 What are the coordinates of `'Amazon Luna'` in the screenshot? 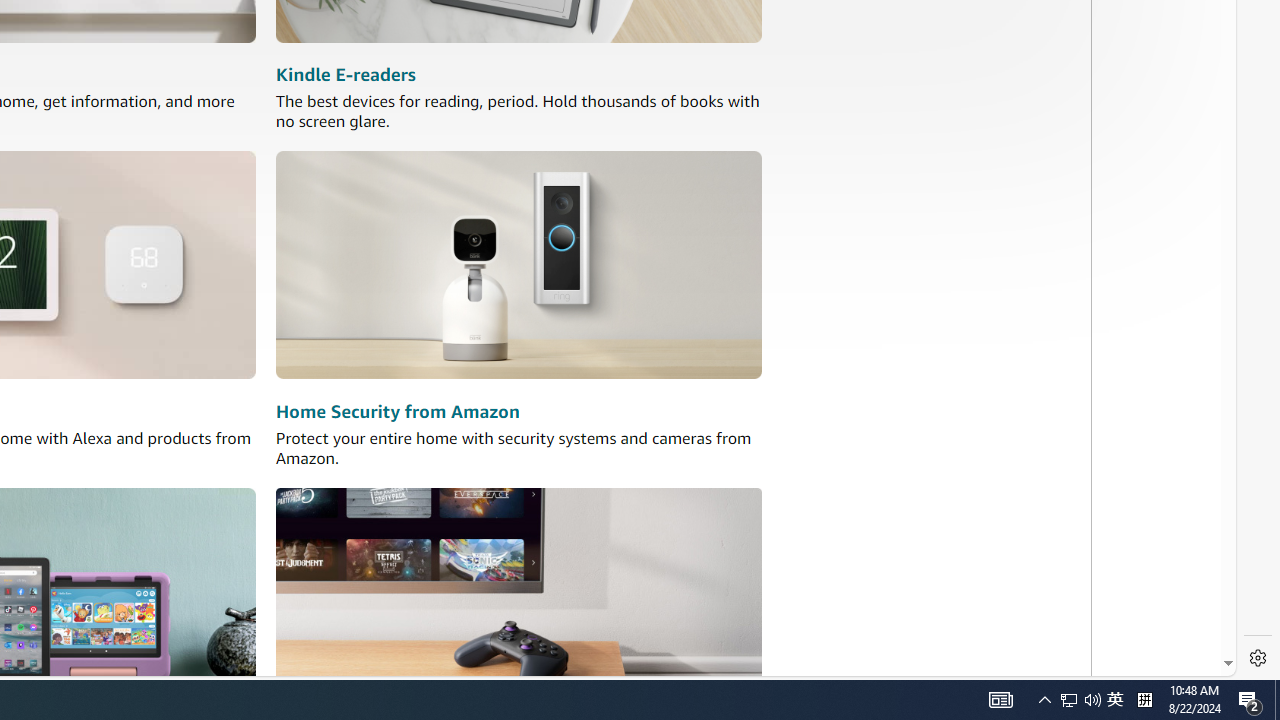 It's located at (519, 600).